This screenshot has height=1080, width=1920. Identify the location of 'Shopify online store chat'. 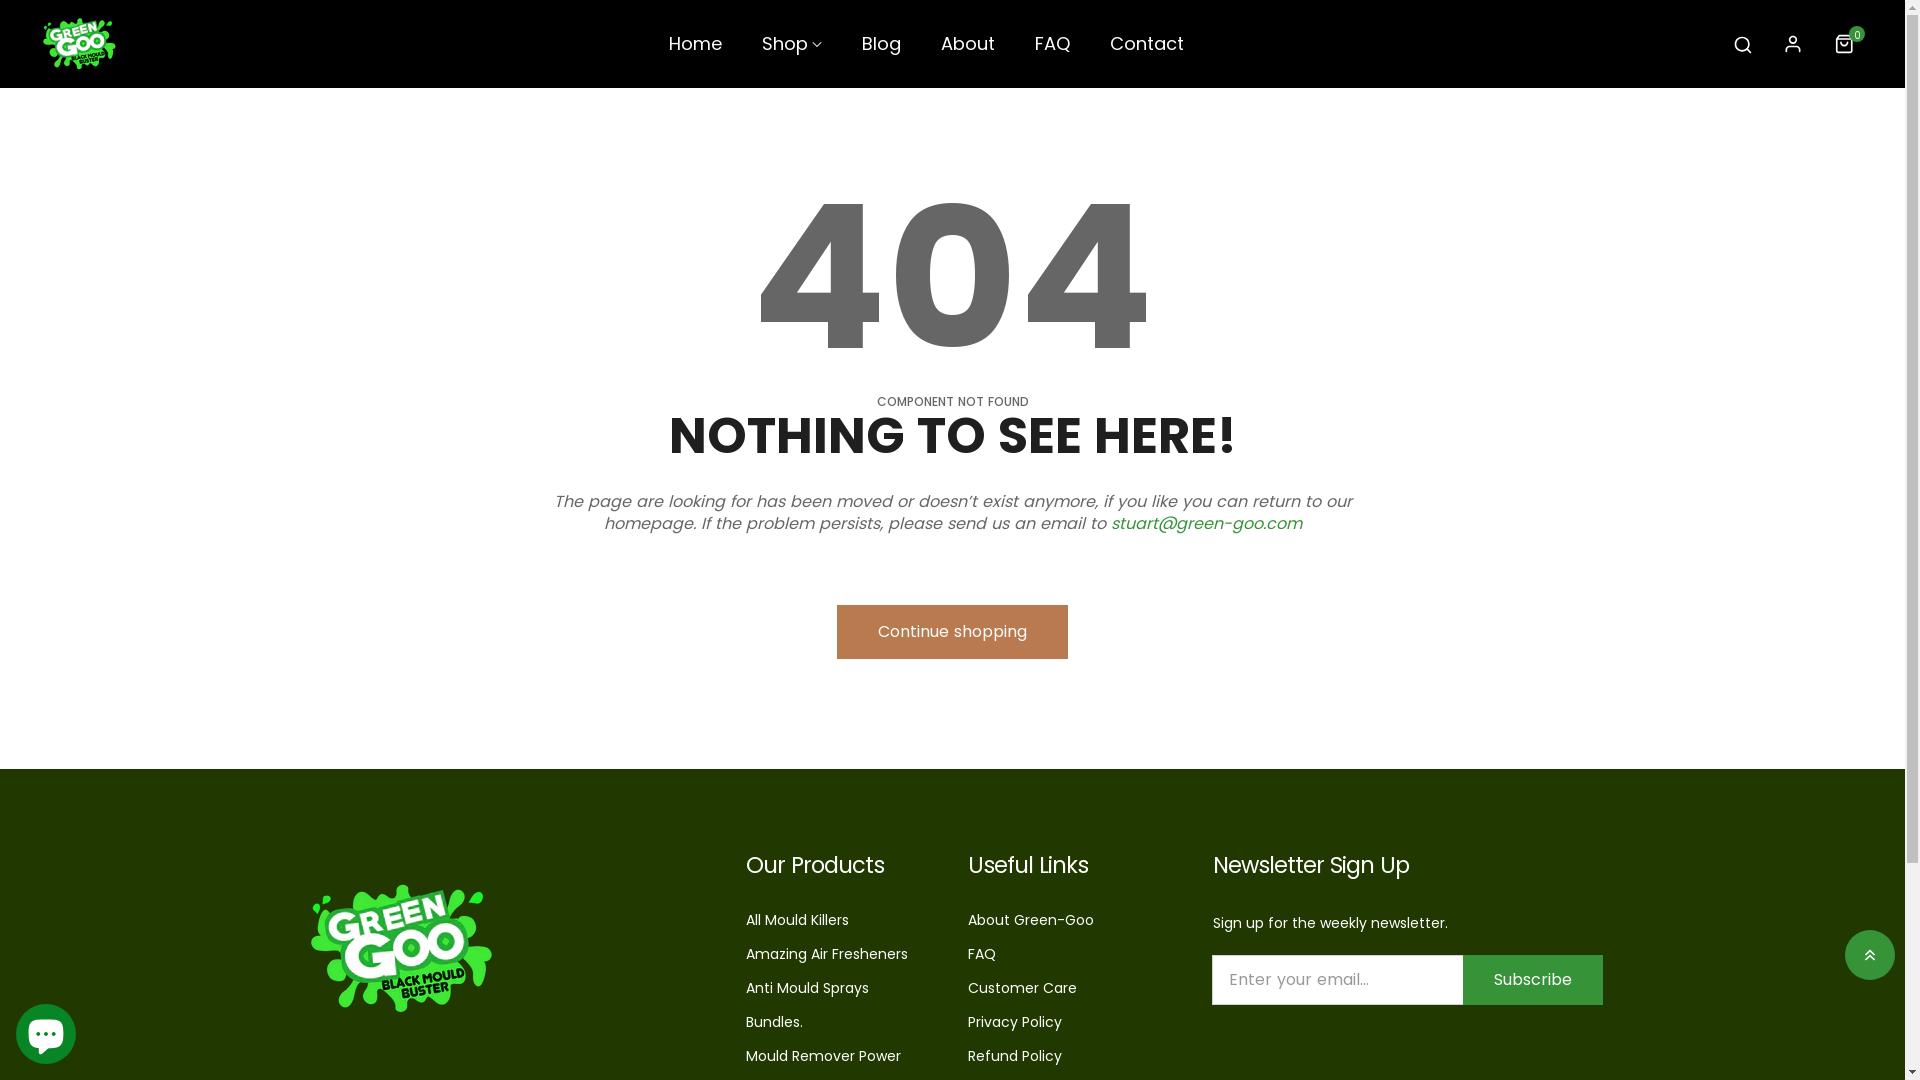
(46, 1029).